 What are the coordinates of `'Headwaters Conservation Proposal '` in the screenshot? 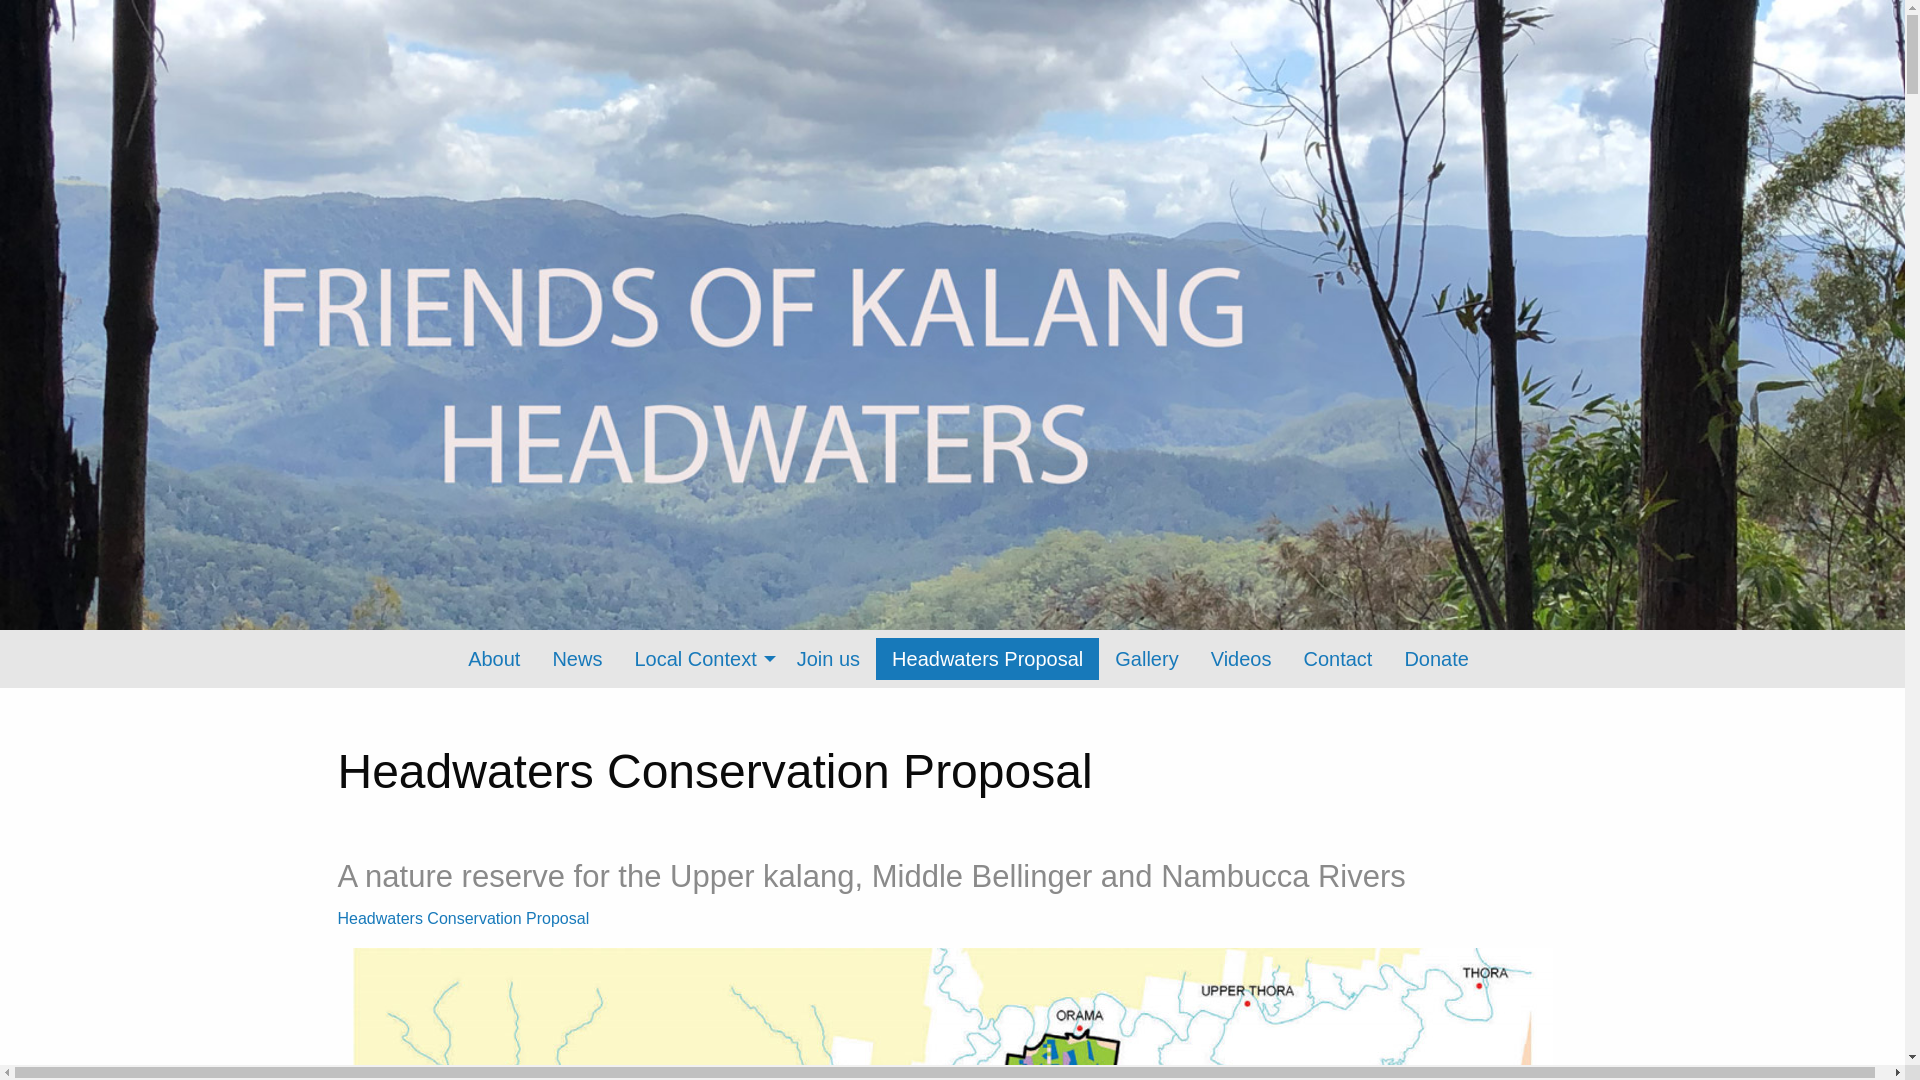 It's located at (464, 918).